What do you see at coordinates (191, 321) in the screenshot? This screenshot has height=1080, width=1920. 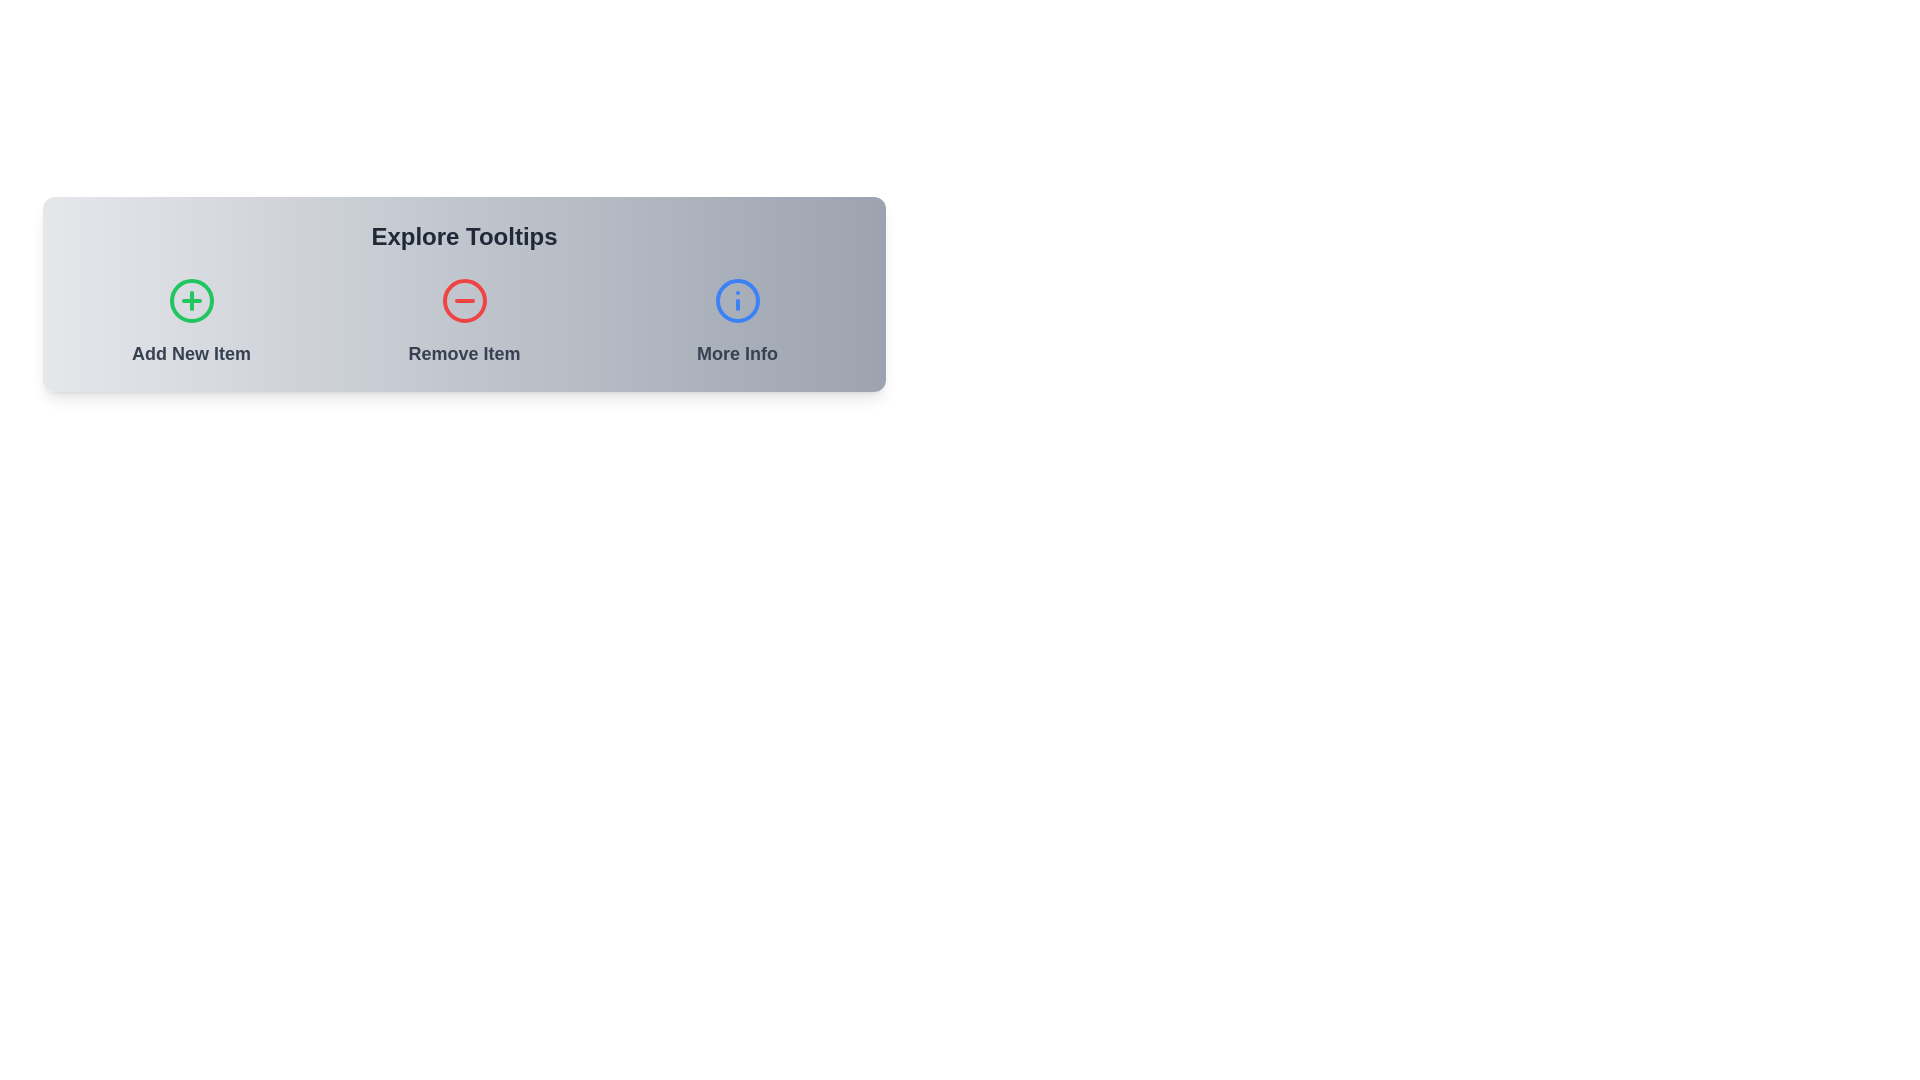 I see `the 'Add New Item' button located on the far left of the interface` at bounding box center [191, 321].